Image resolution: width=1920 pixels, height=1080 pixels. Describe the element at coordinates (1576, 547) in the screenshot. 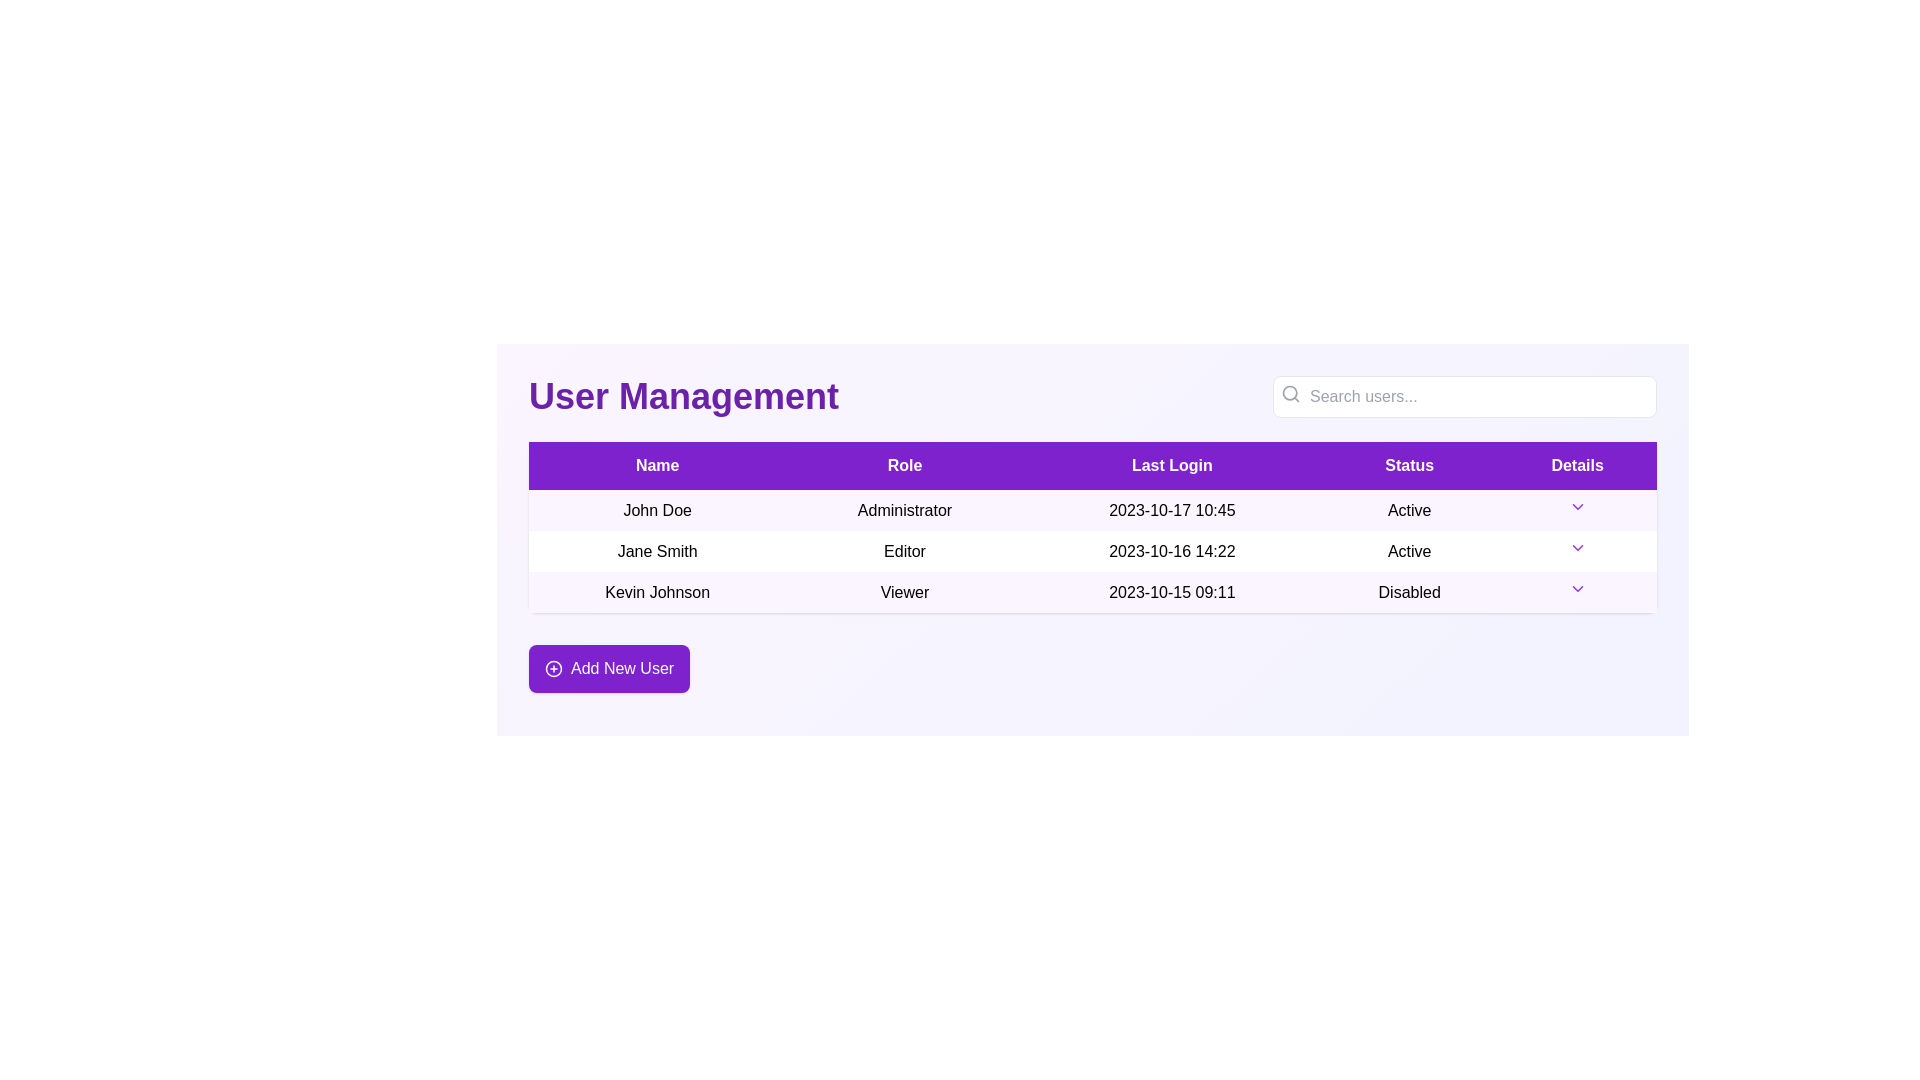

I see `the dropdown trigger in the Details column for the user 'Jane Smith'` at that location.